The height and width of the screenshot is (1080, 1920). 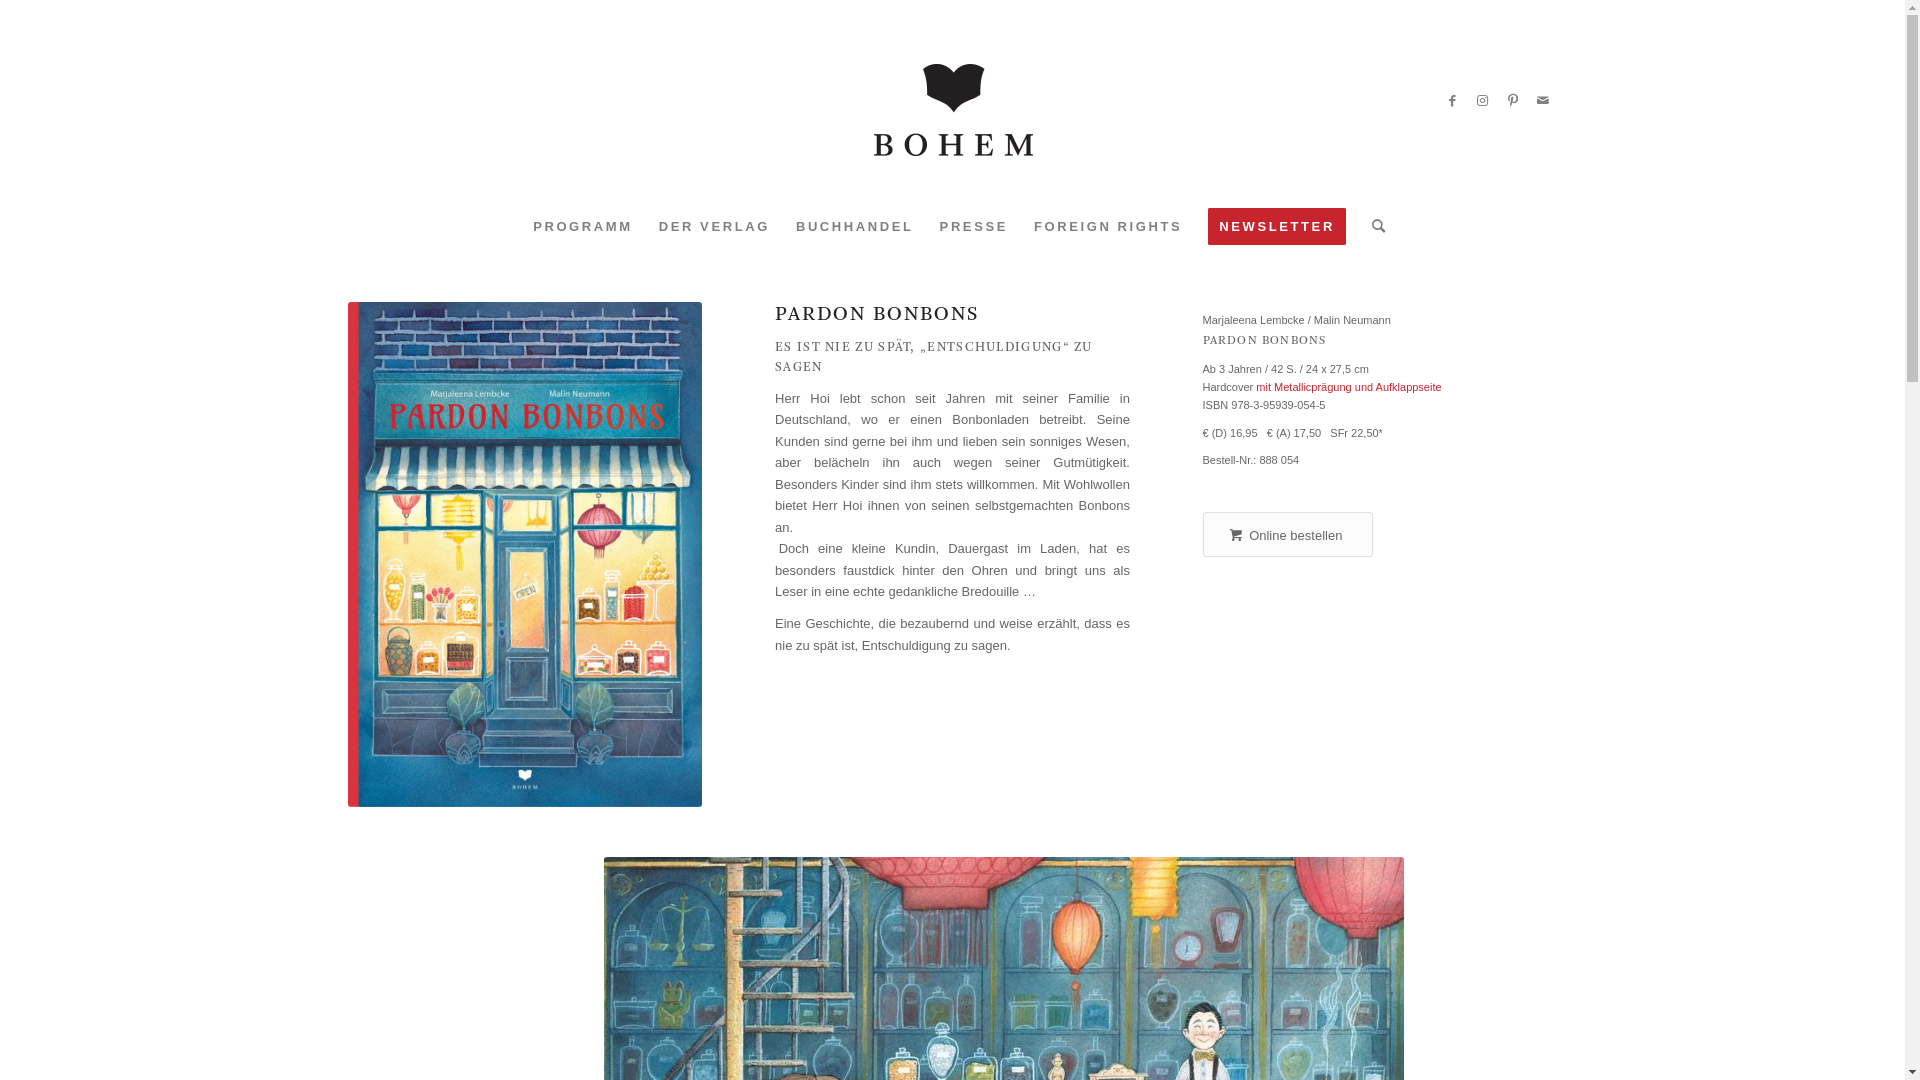 I want to click on 'PROGRAMM', so click(x=581, y=226).